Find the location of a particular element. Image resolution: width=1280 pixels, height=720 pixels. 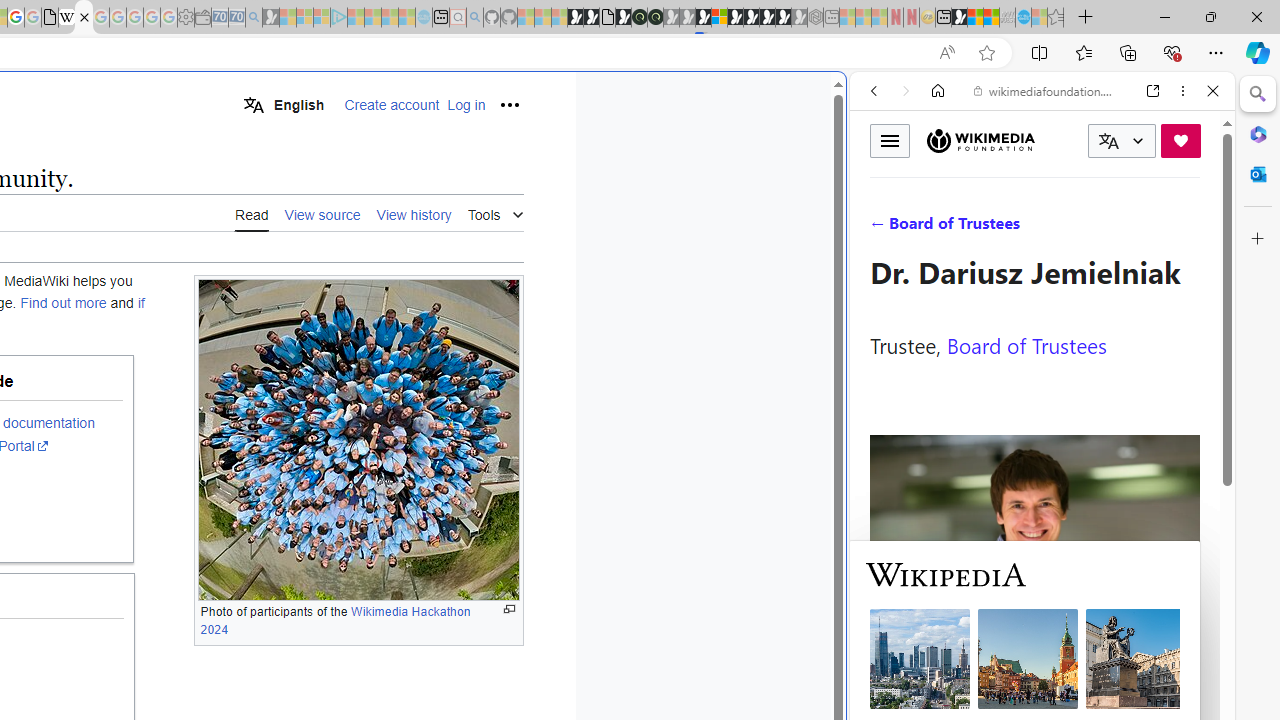

'New tab - Sleeping' is located at coordinates (831, 17).